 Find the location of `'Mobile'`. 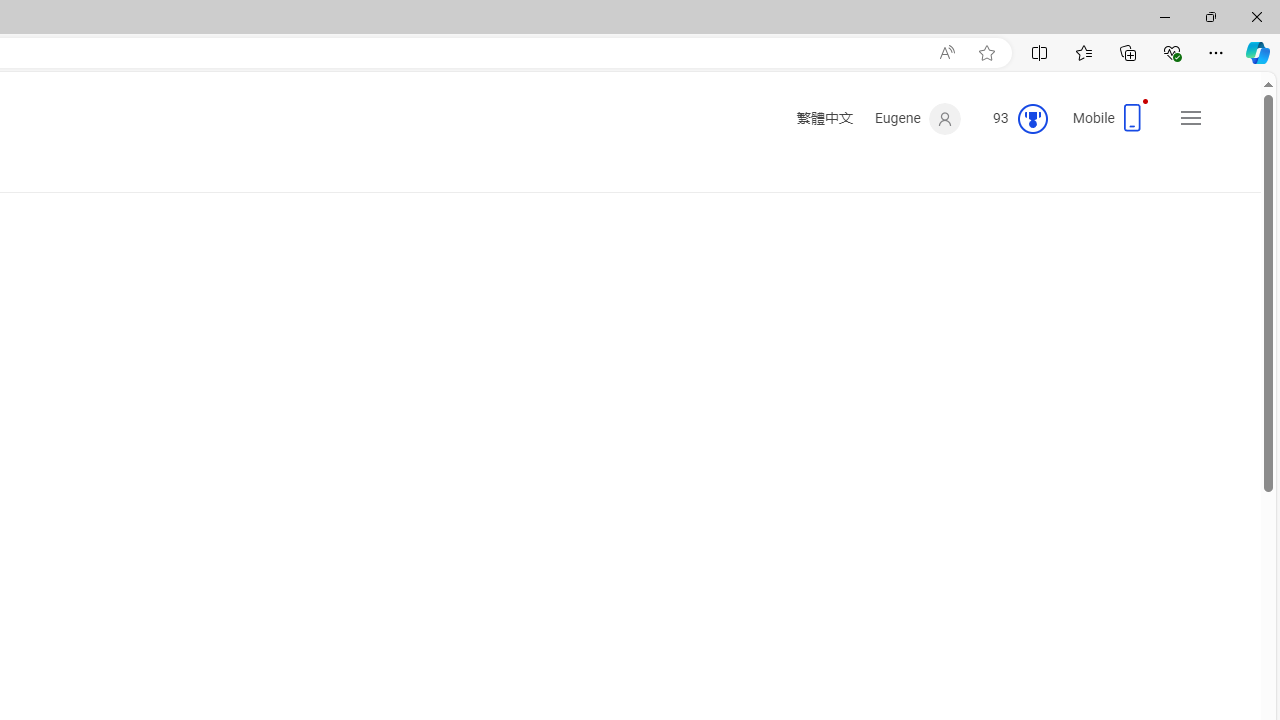

'Mobile' is located at coordinates (1111, 124).